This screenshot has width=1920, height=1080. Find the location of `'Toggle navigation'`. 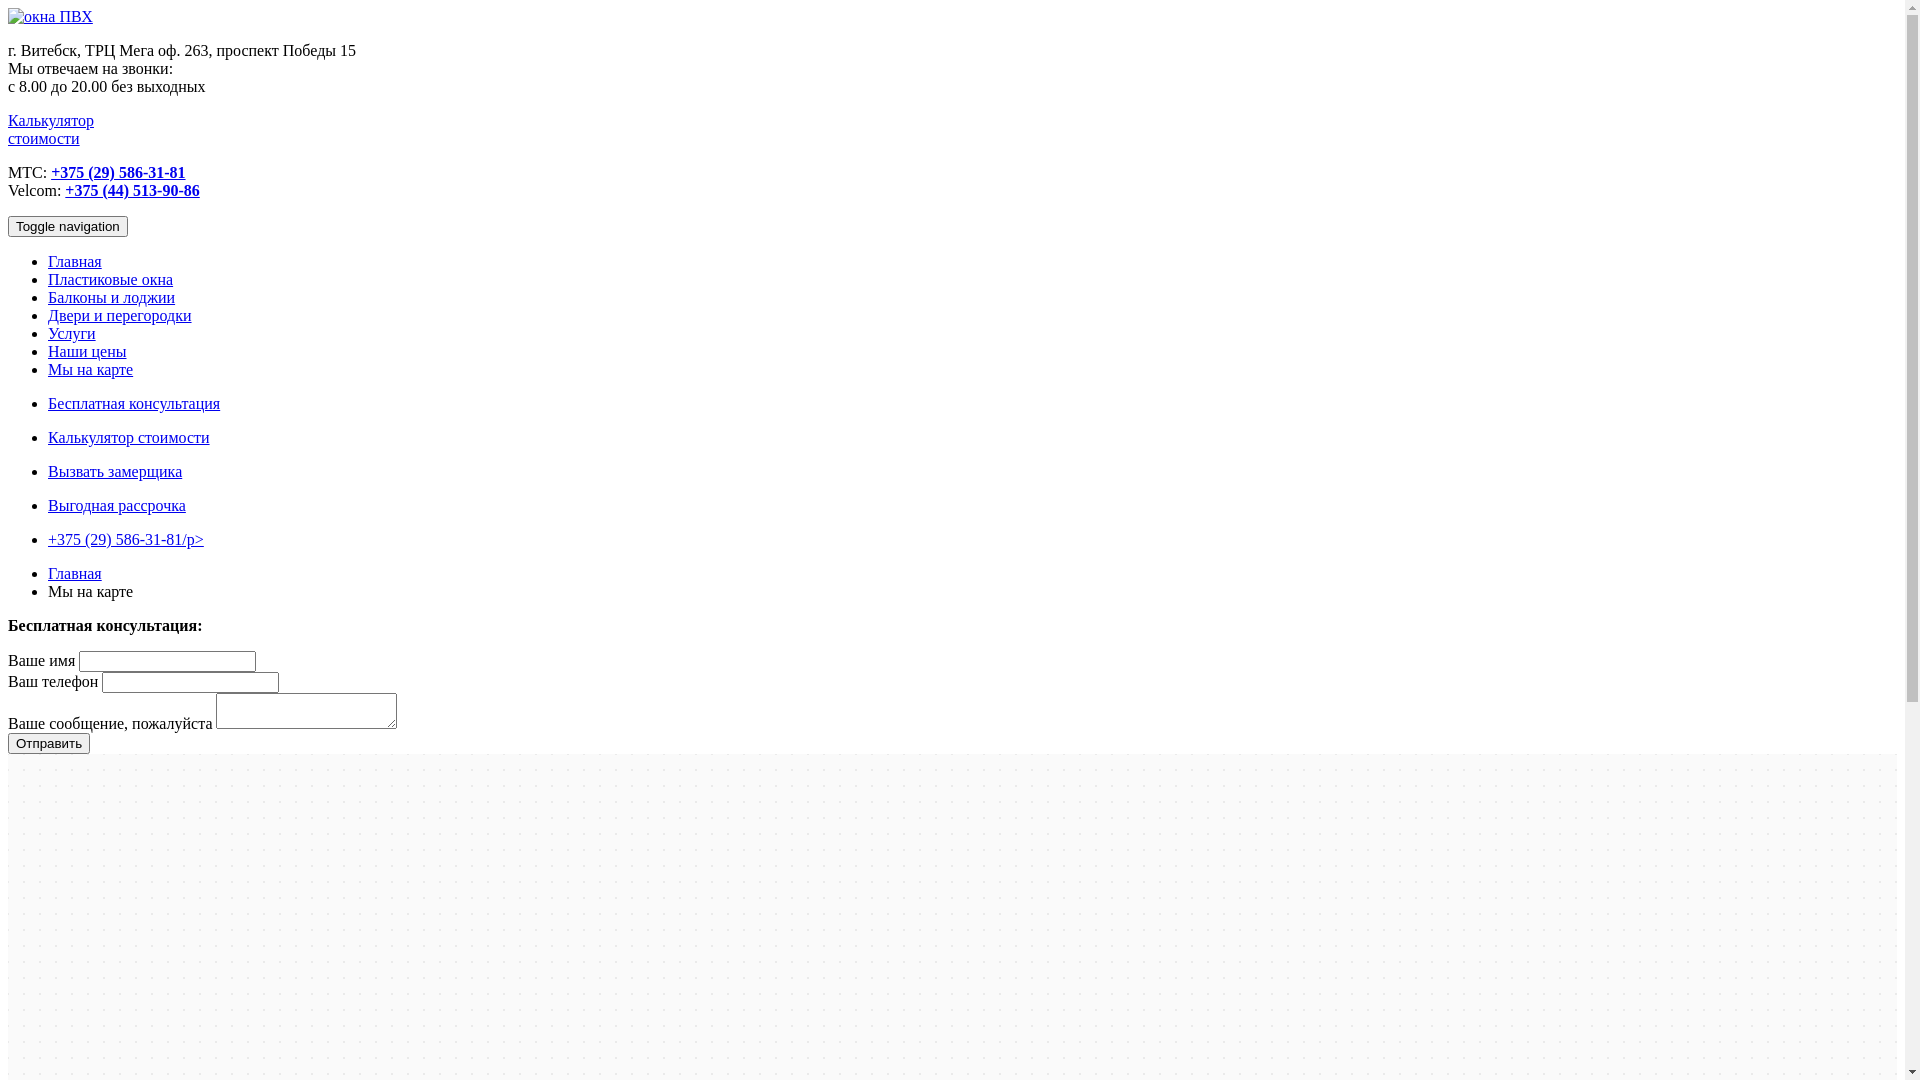

'Toggle navigation' is located at coordinates (67, 225).